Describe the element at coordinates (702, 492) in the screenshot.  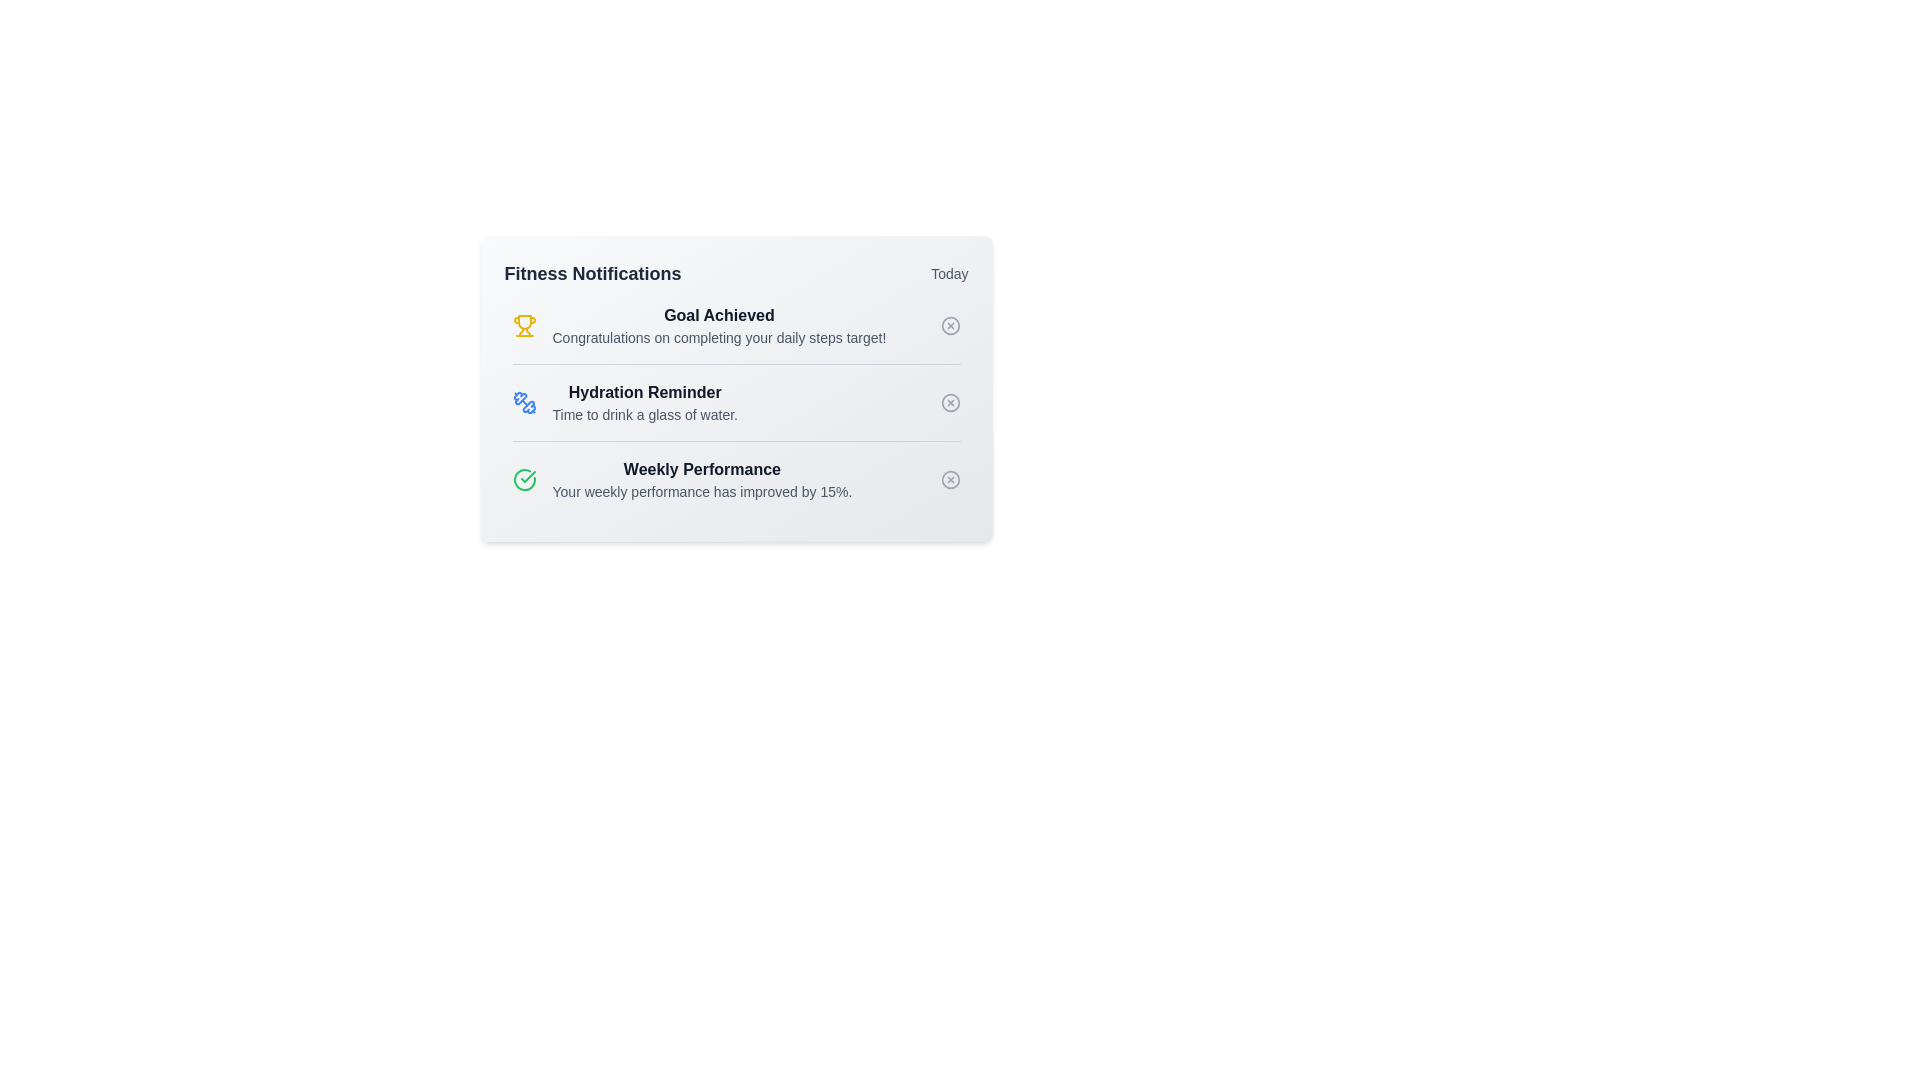
I see `the text element displaying 'Your weekly performance has improved by 15%' located below the 'Weekly Performance' header in the 'Fitness Notifications' section` at that location.